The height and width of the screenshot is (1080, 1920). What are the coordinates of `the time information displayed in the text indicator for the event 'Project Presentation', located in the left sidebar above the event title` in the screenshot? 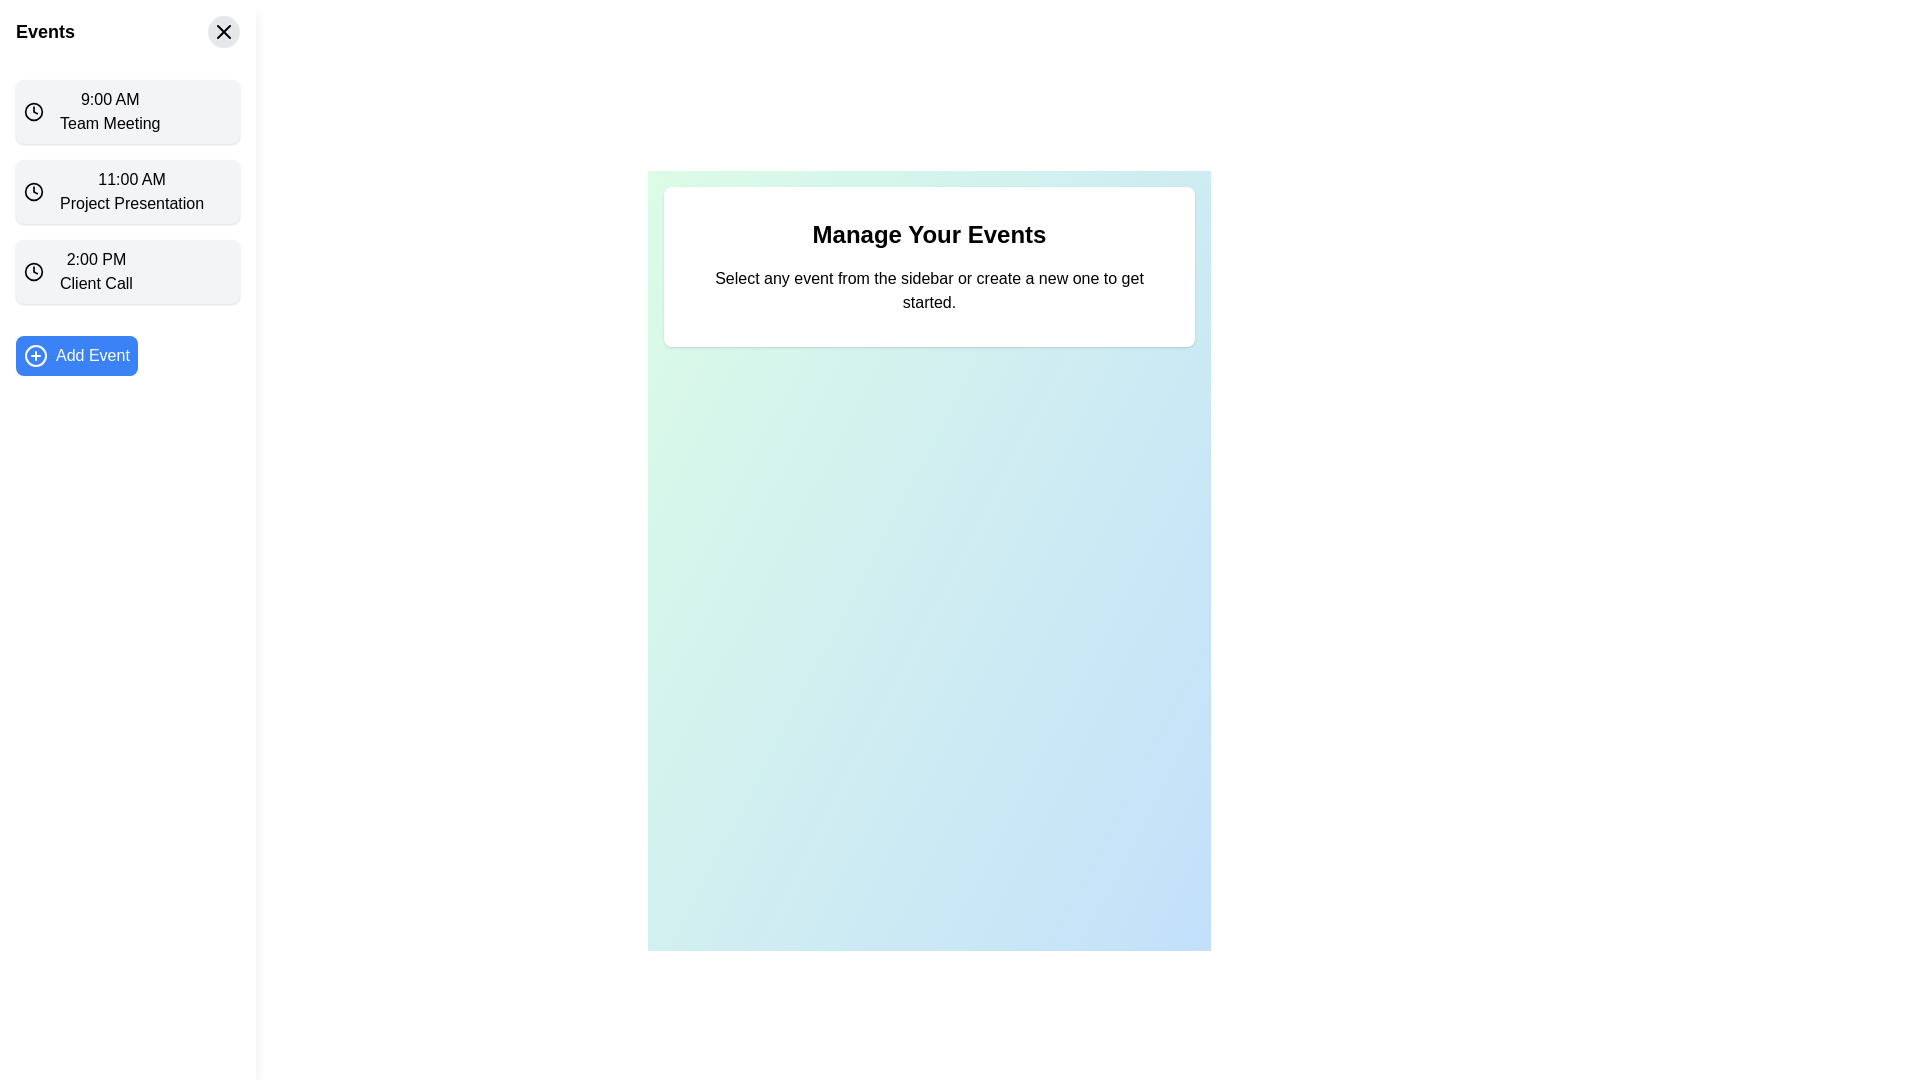 It's located at (131, 180).